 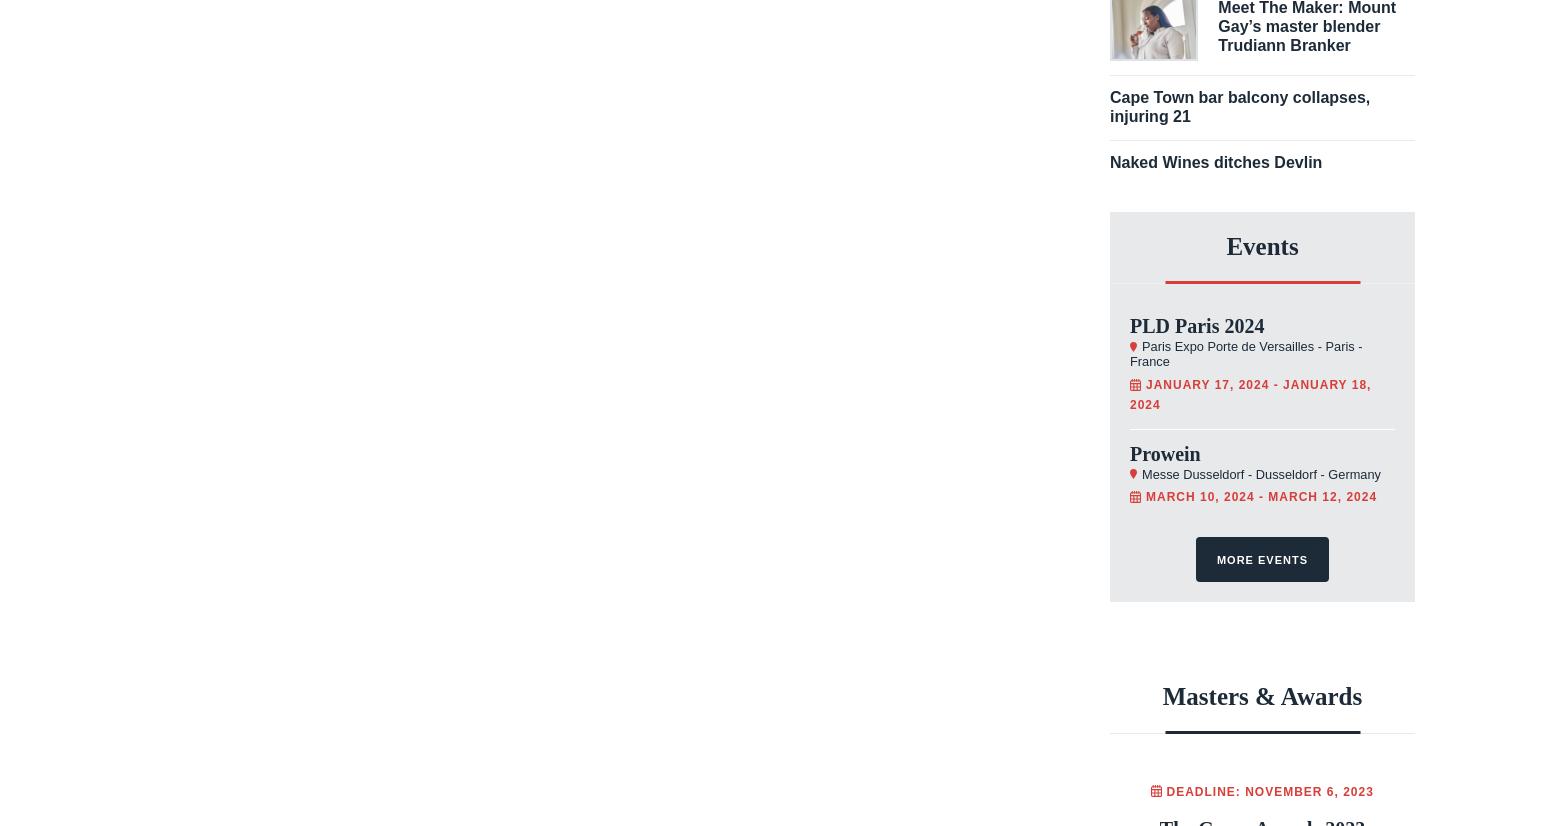 I want to click on 'More events', so click(x=1261, y=560).